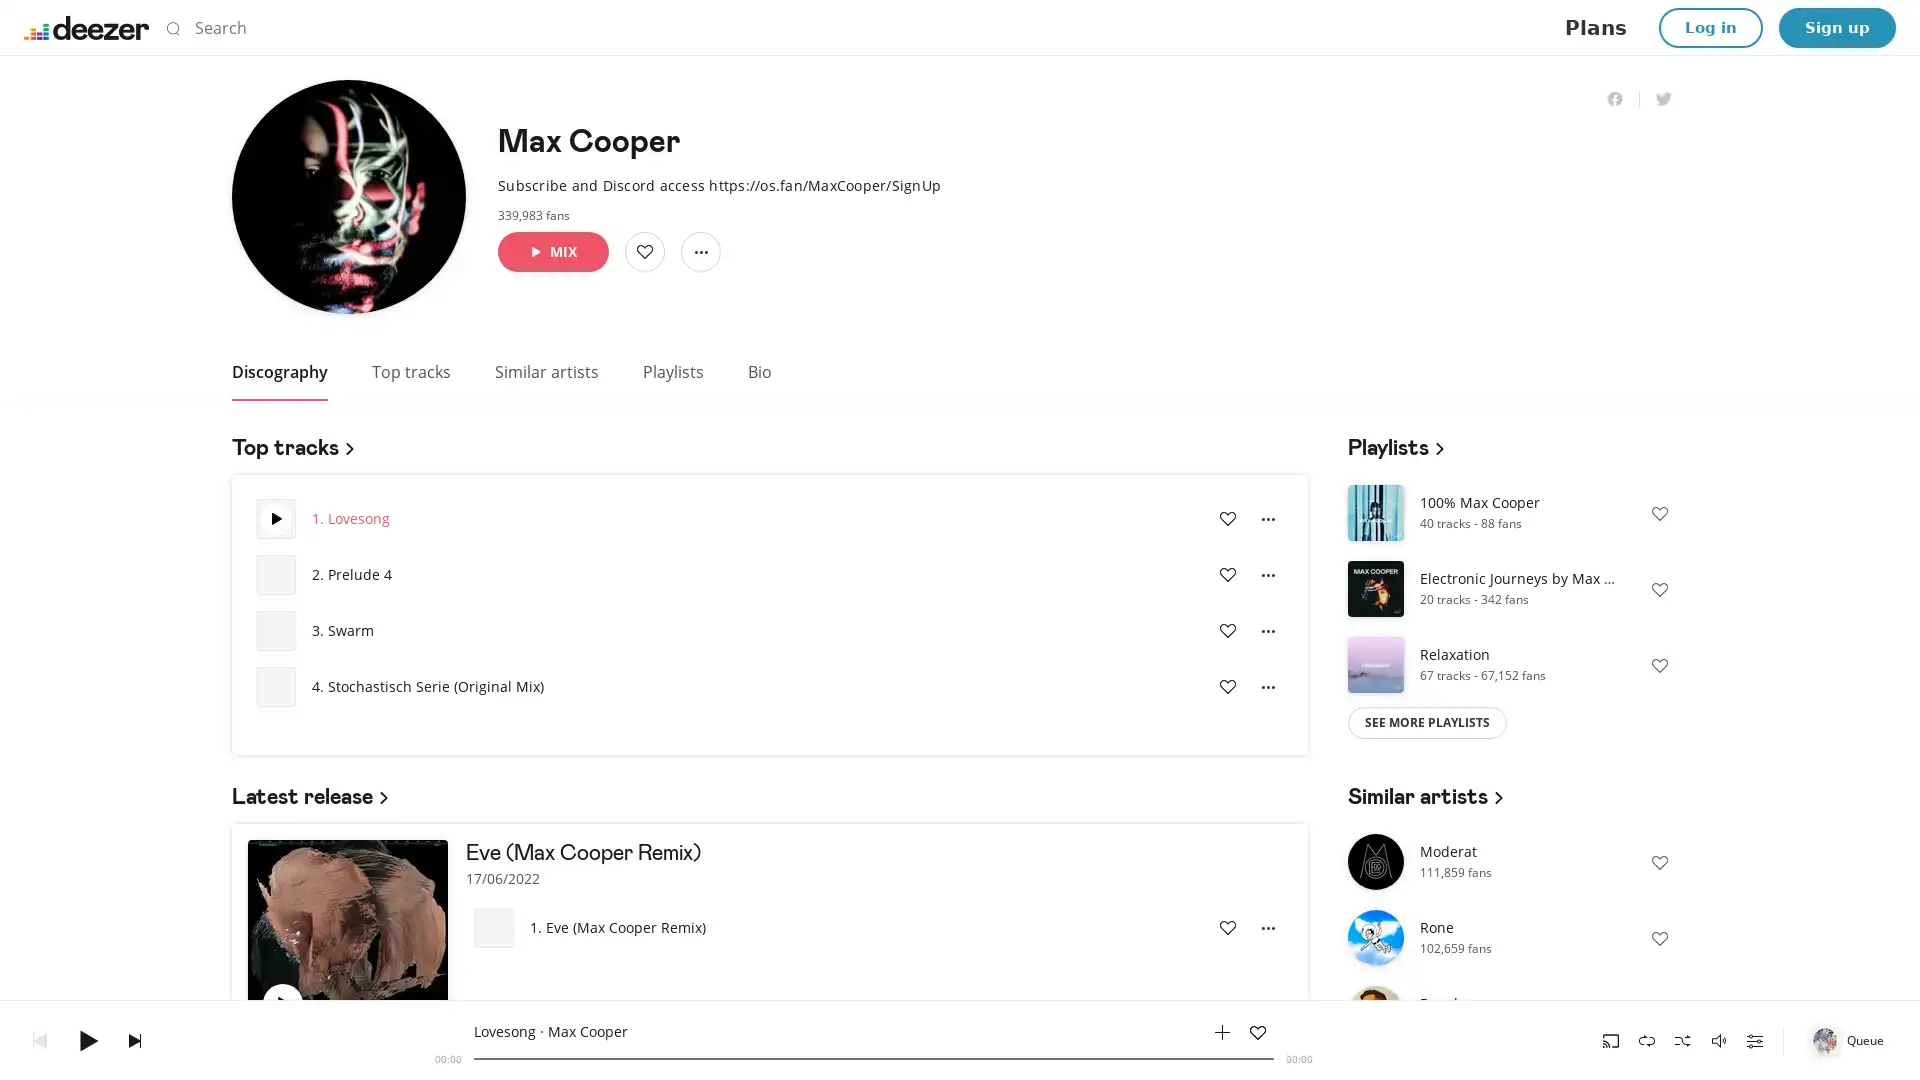 Image resolution: width=1920 pixels, height=1080 pixels. Describe the element at coordinates (1646, 1039) in the screenshot. I see `Repeat all tracks in list` at that location.